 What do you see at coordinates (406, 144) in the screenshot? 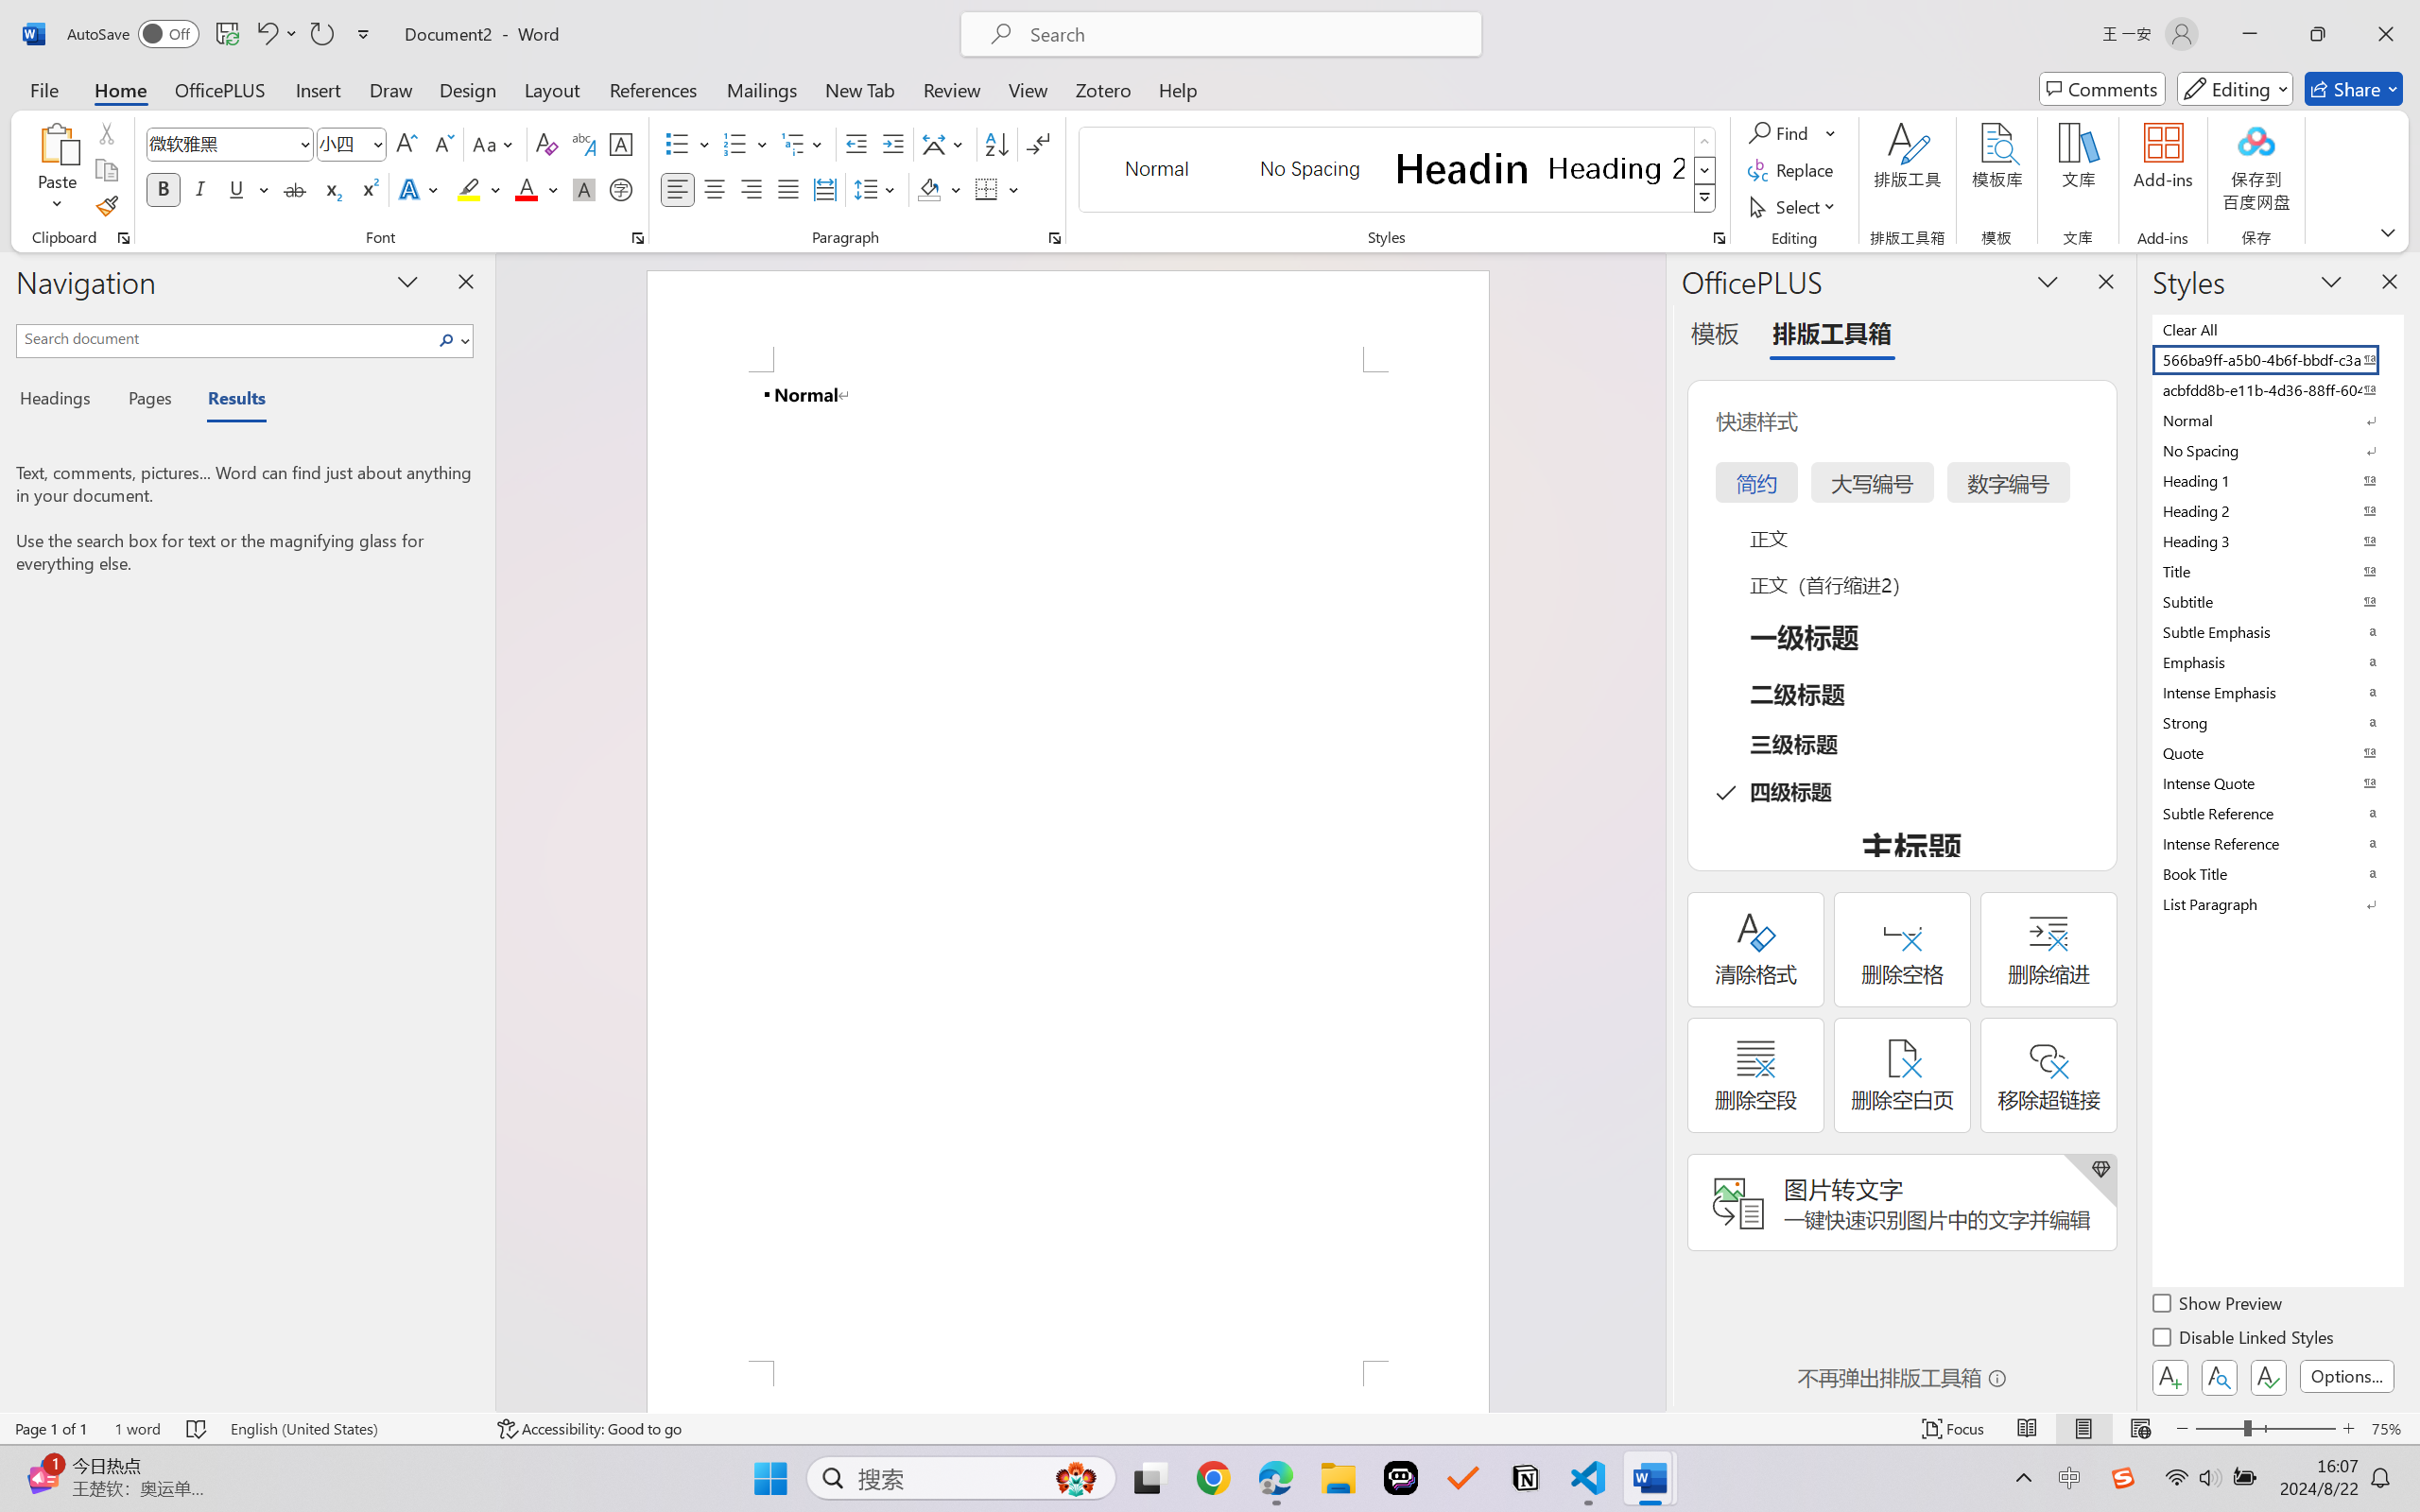
I see `'Grow Font'` at bounding box center [406, 144].